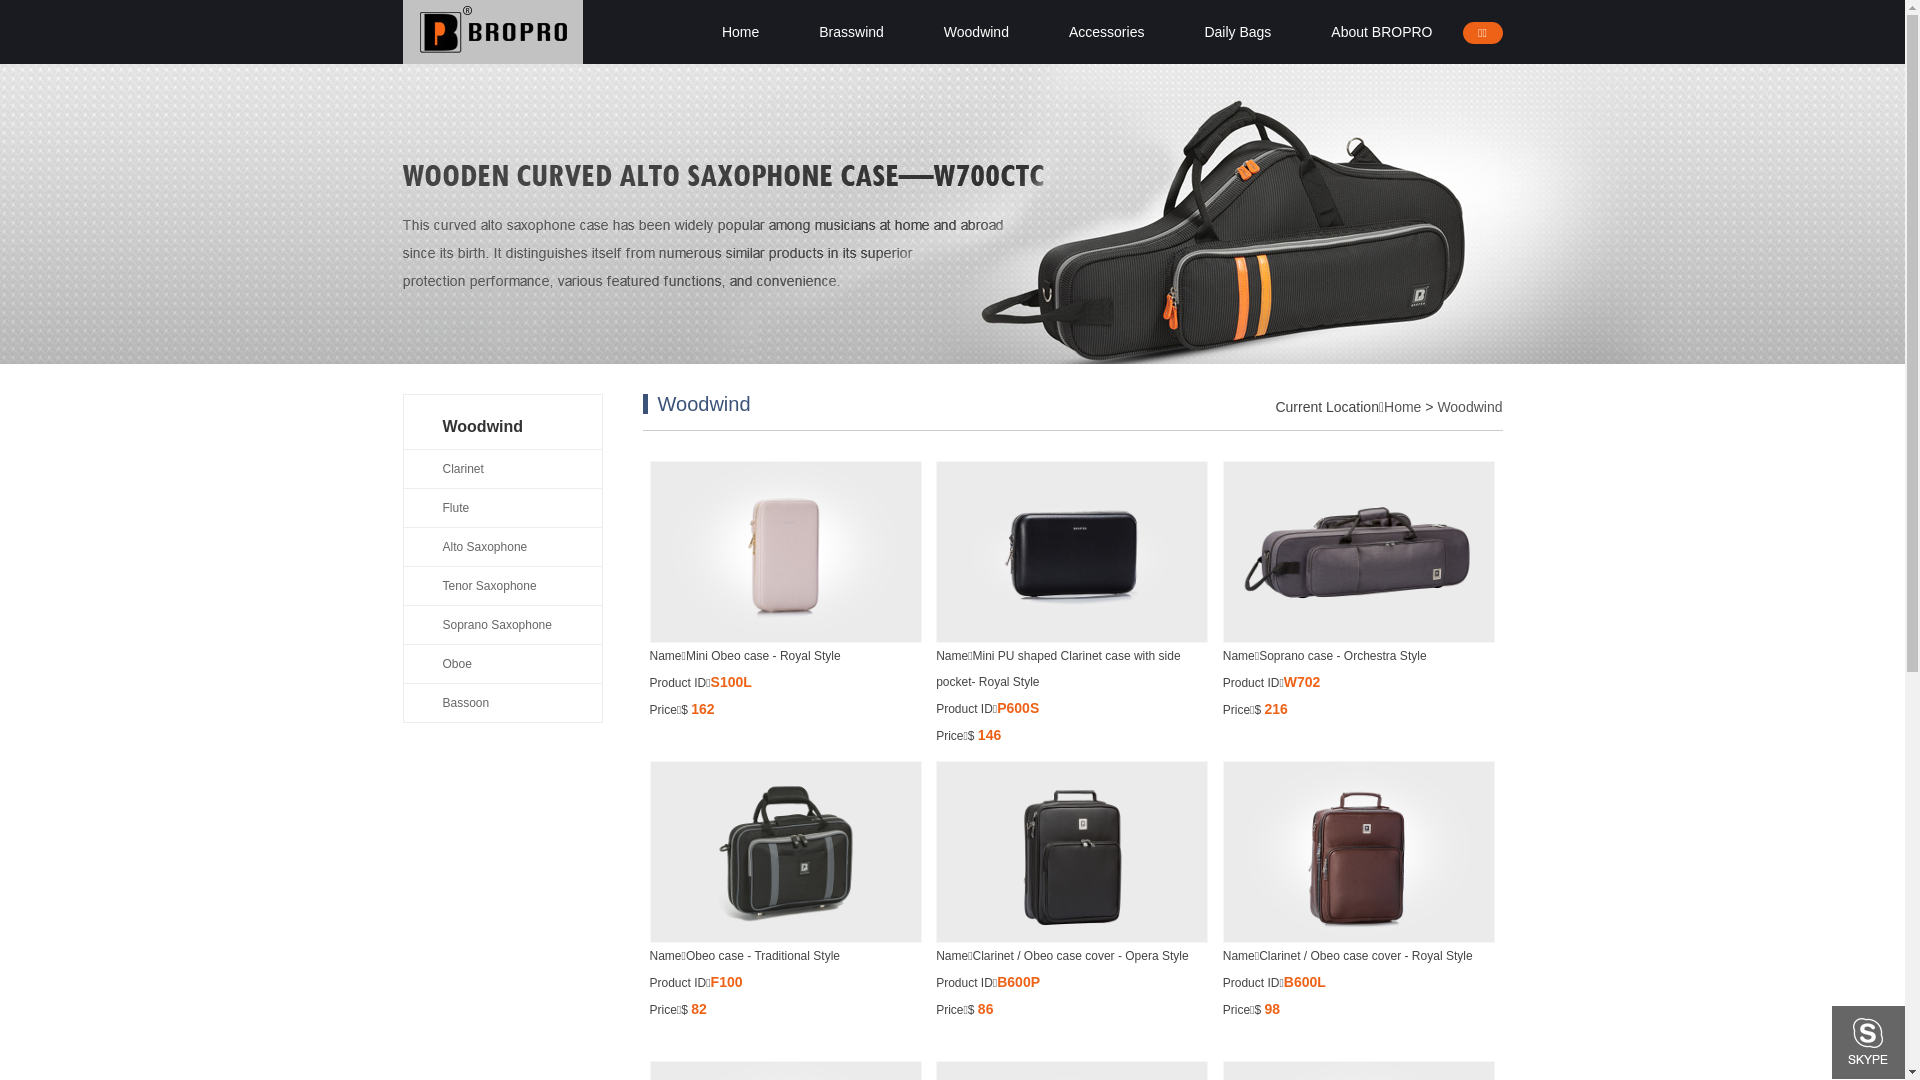 This screenshot has width=1920, height=1080. What do you see at coordinates (1070, 551) in the screenshot?
I see `'Mini PU shaped Clarinet case with side pocket- Royal Style'` at bounding box center [1070, 551].